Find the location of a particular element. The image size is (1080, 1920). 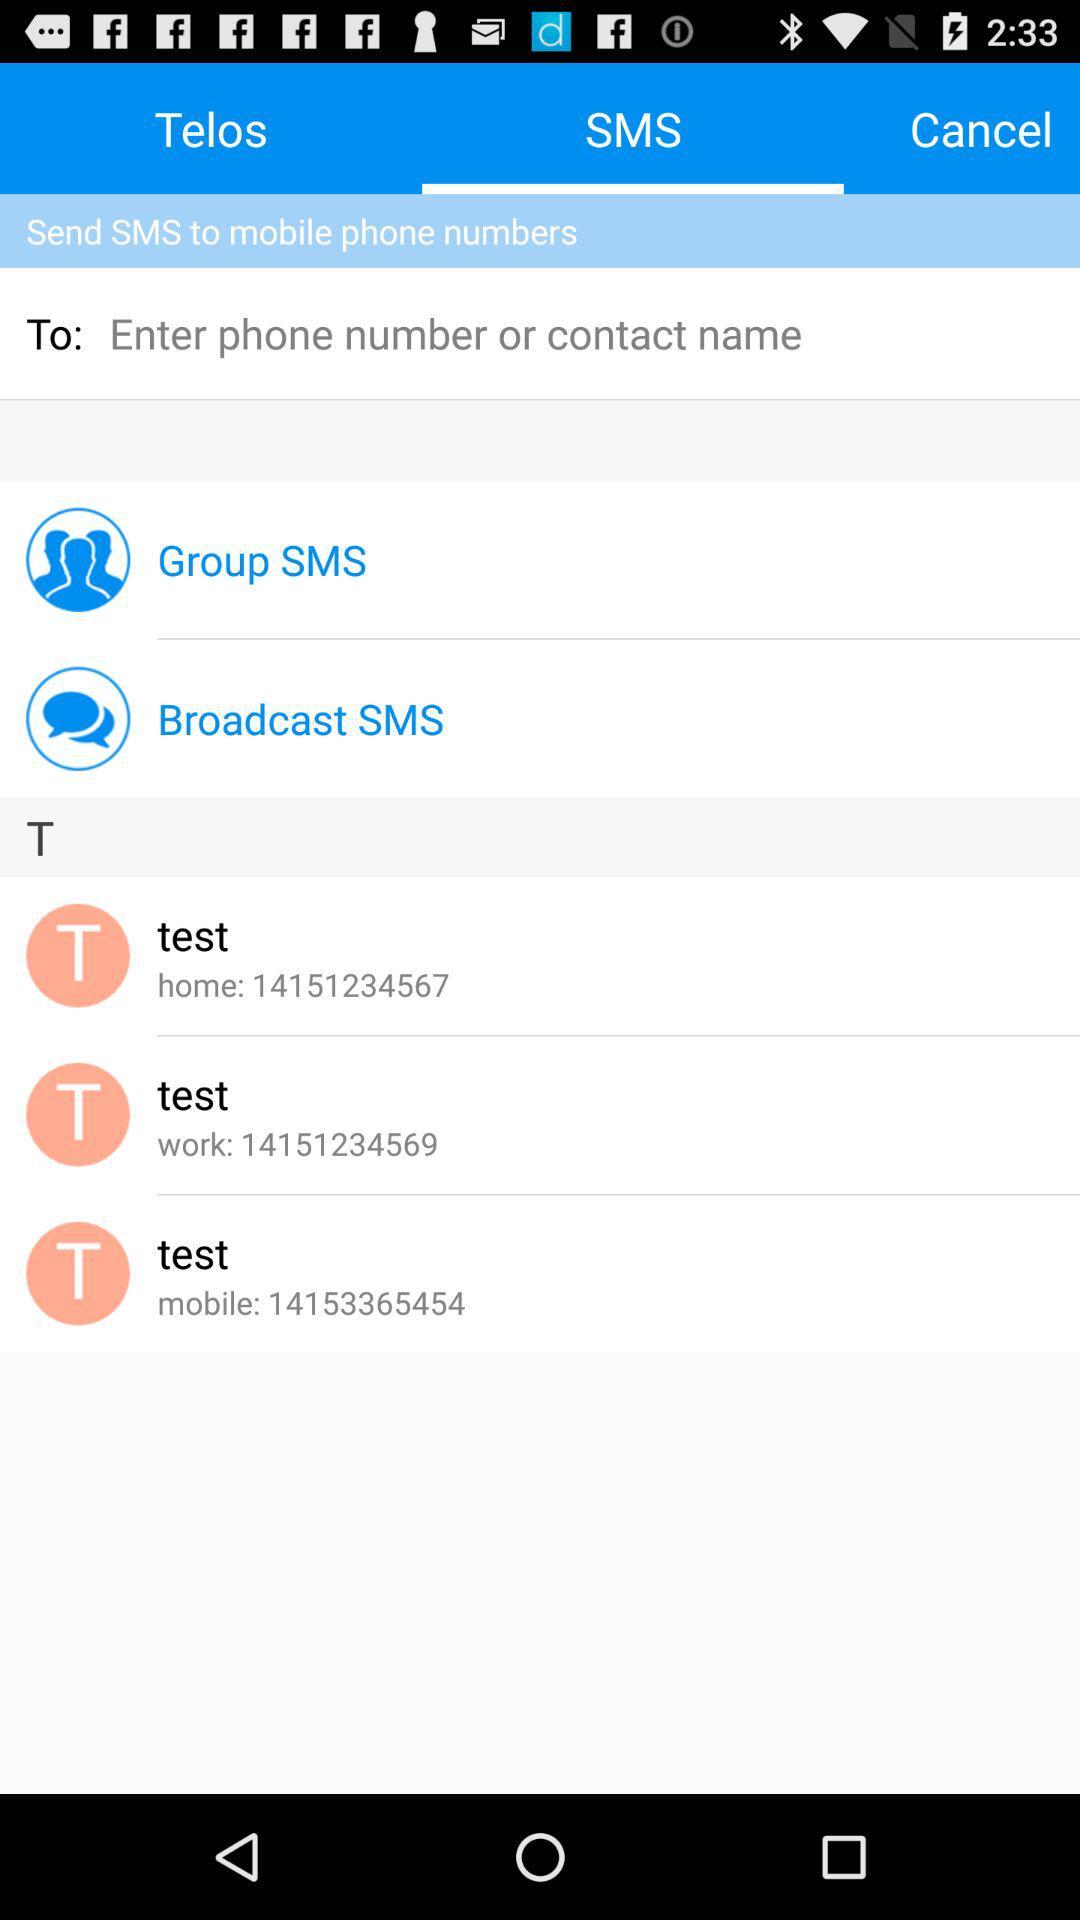

broadcast sms item is located at coordinates (300, 718).